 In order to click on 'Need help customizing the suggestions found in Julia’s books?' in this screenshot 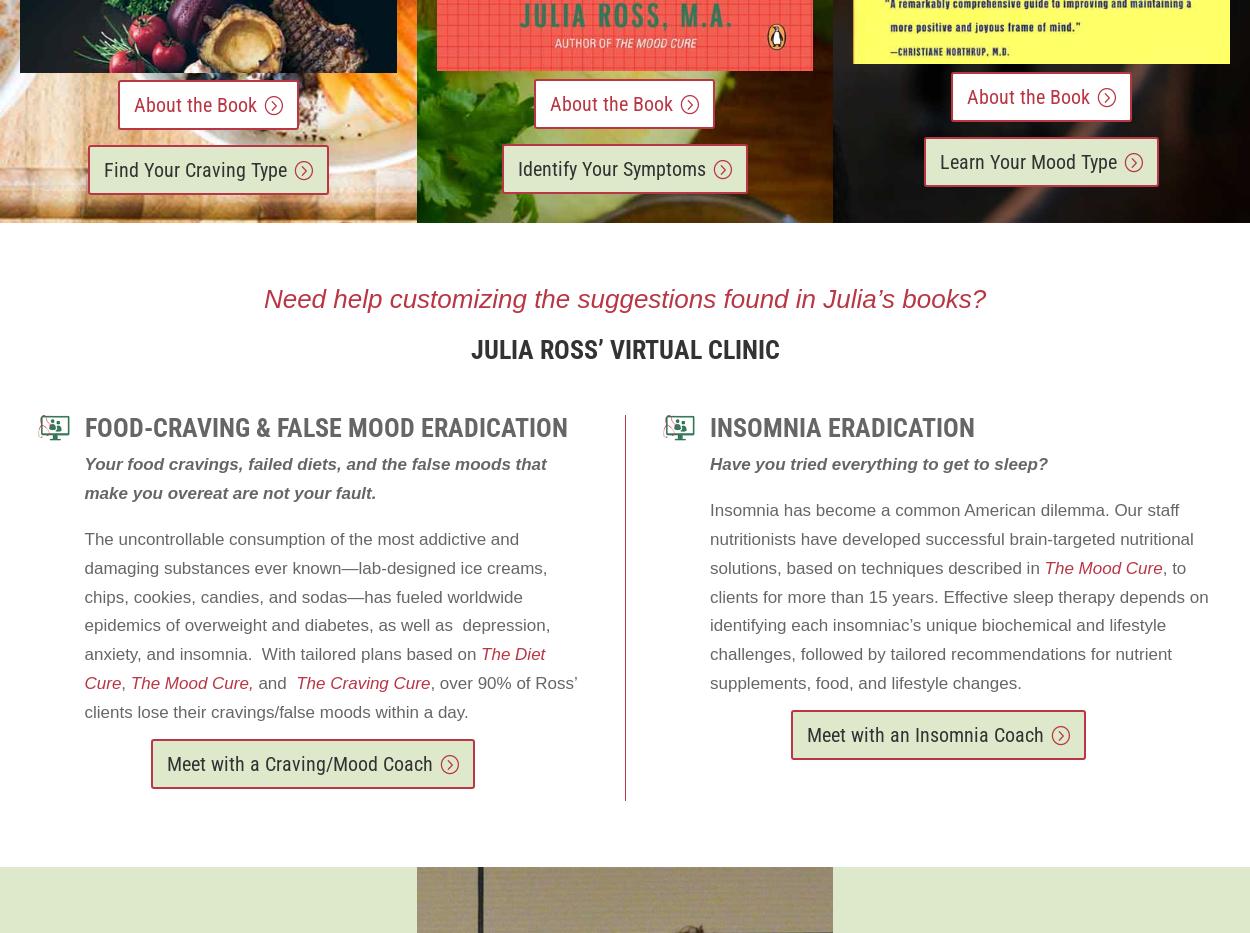, I will do `click(623, 299)`.